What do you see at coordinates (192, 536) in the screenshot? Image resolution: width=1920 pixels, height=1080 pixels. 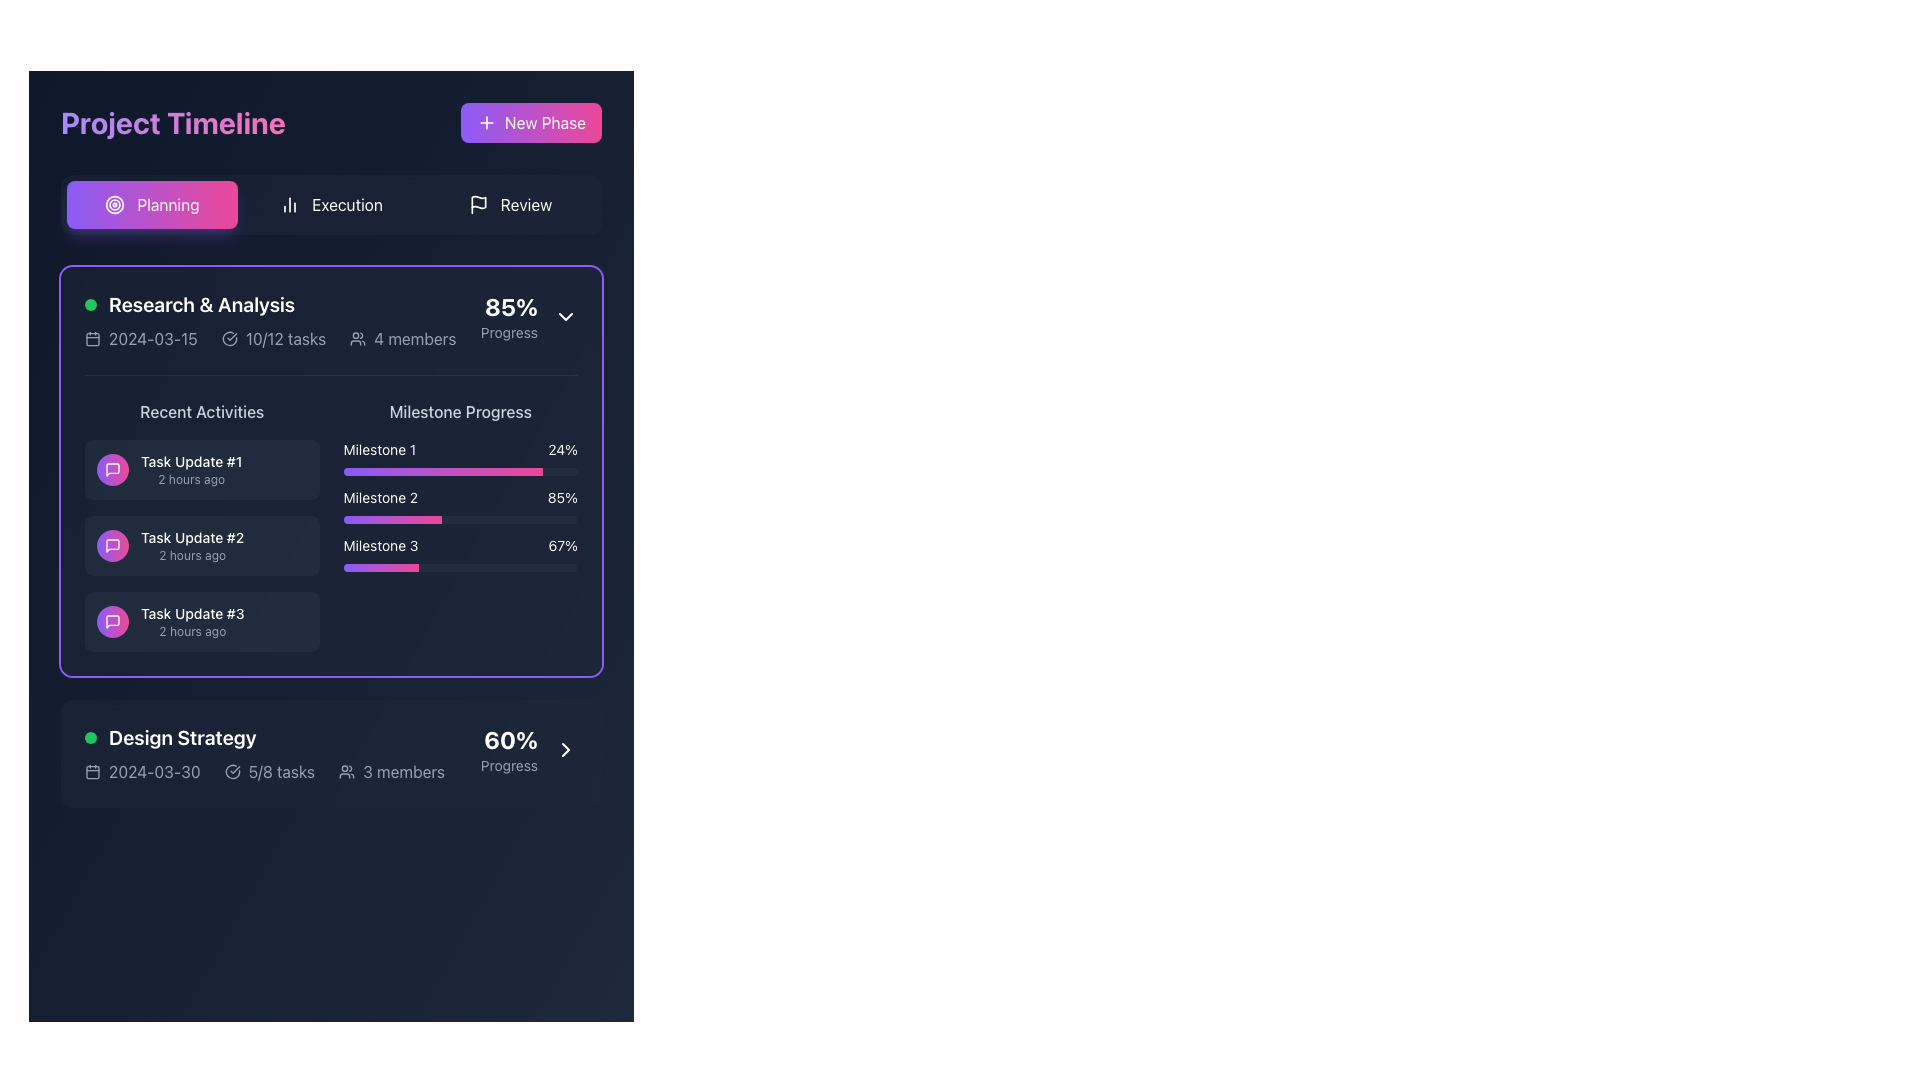 I see `the Text Label that describes a task update in the 'Recent Activities' section under 'Research & Analysis', which is the second item in the vertical list of task updates` at bounding box center [192, 536].